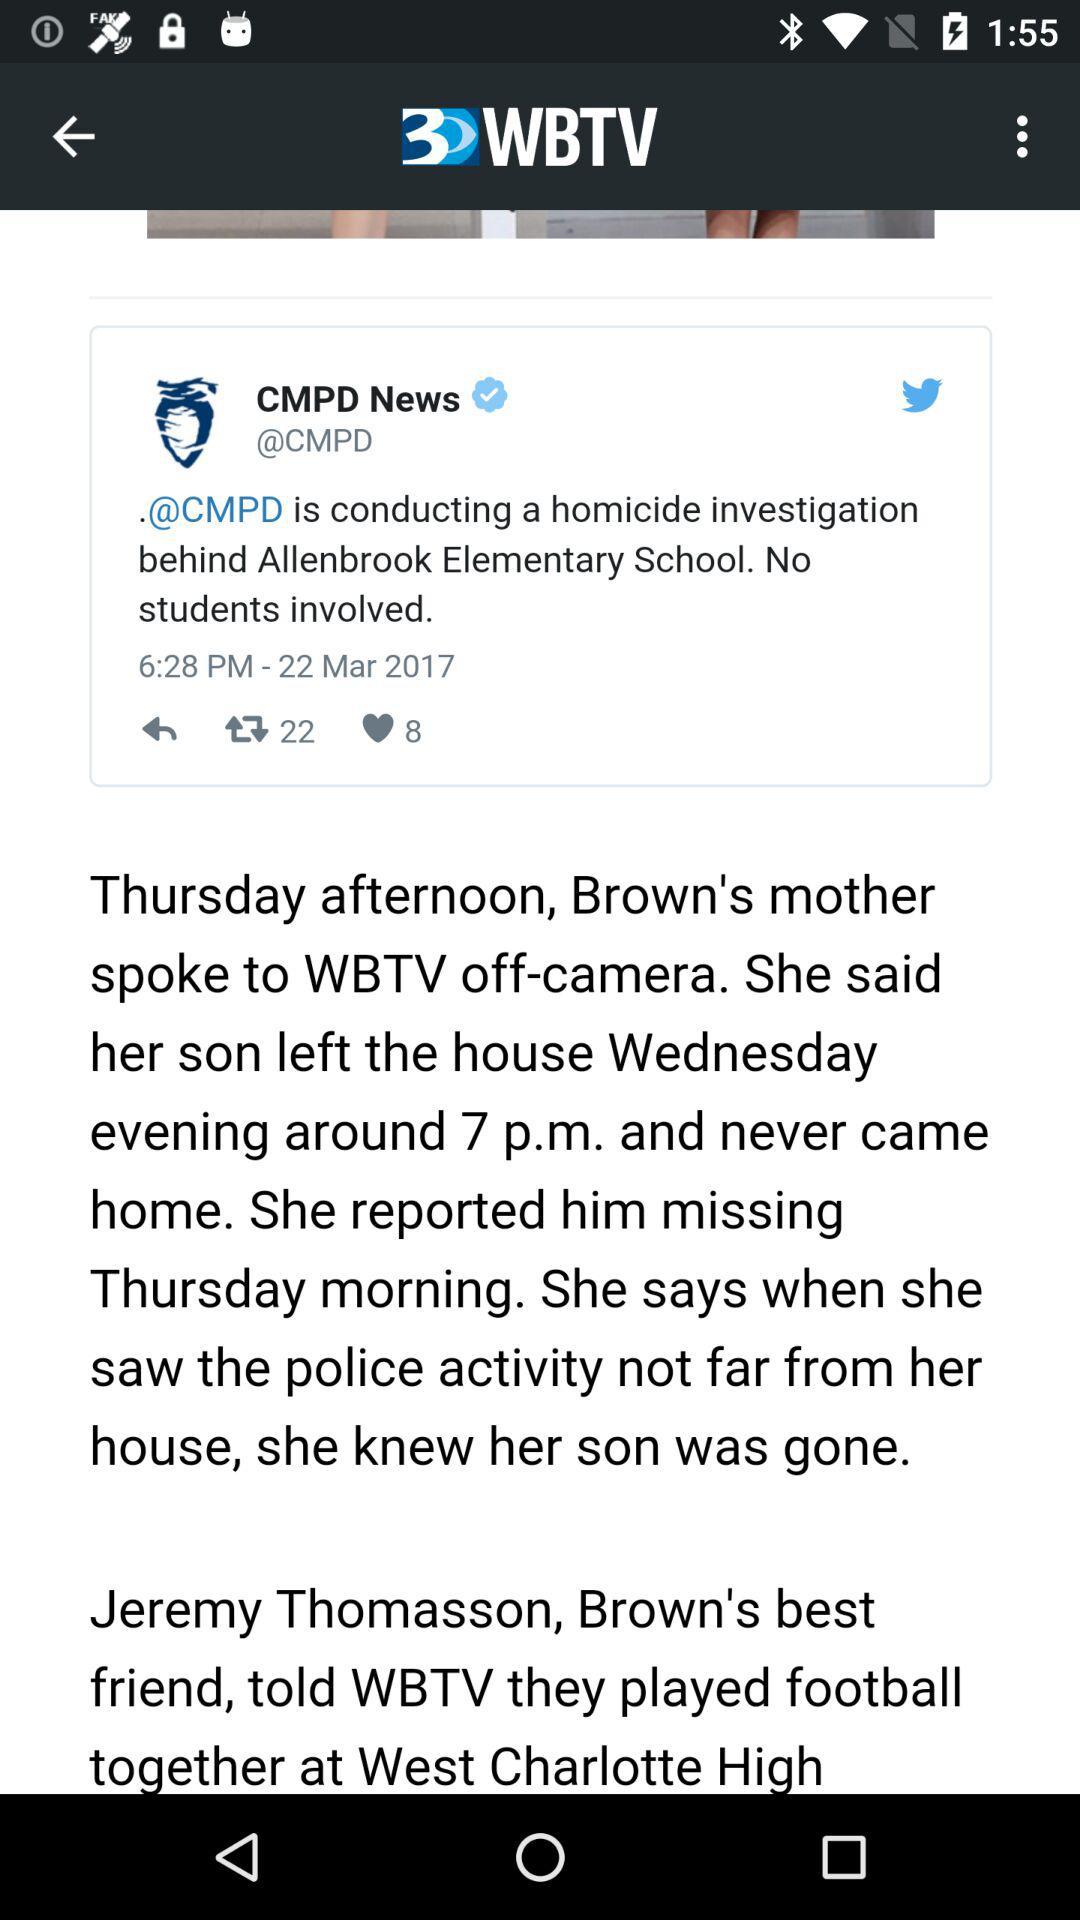  I want to click on file option, so click(540, 1002).